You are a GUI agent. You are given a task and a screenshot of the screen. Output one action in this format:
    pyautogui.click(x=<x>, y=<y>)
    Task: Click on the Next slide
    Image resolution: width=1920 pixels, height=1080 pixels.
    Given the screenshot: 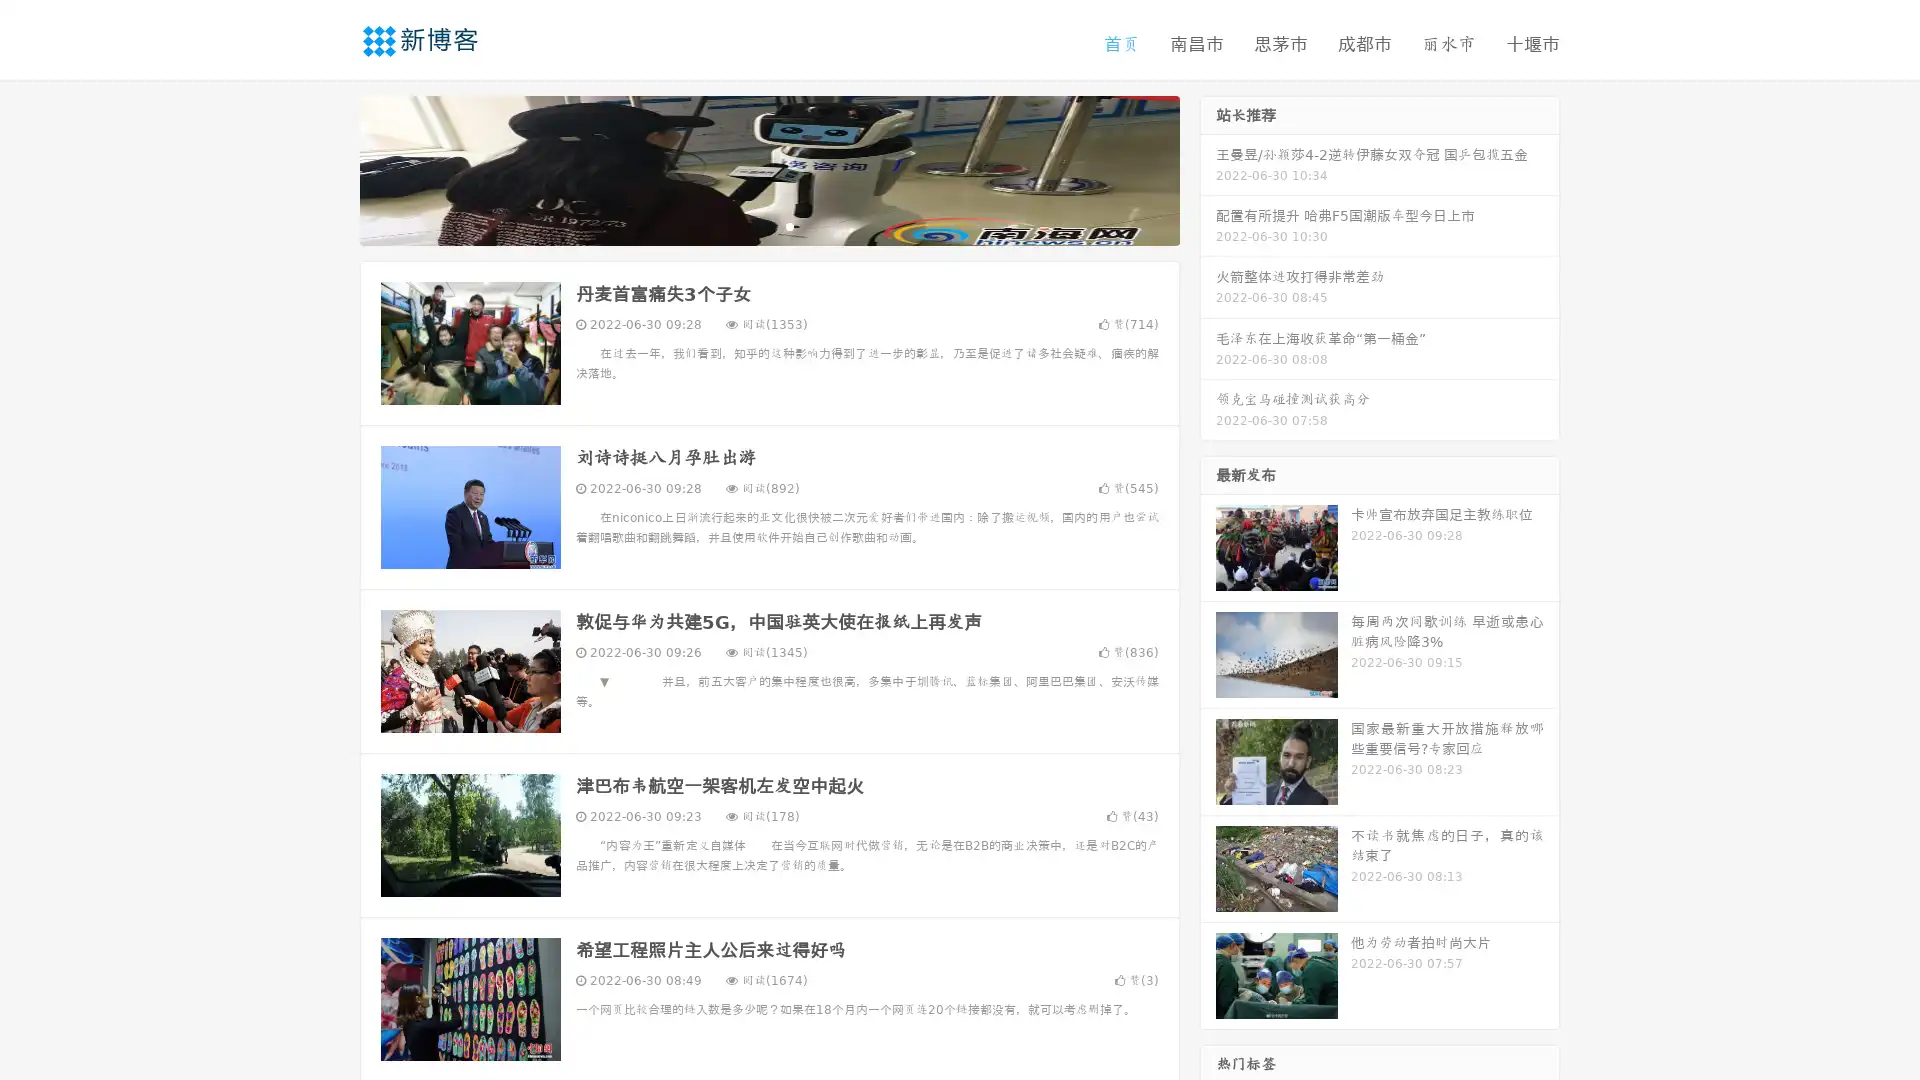 What is the action you would take?
    pyautogui.click(x=1208, y=168)
    